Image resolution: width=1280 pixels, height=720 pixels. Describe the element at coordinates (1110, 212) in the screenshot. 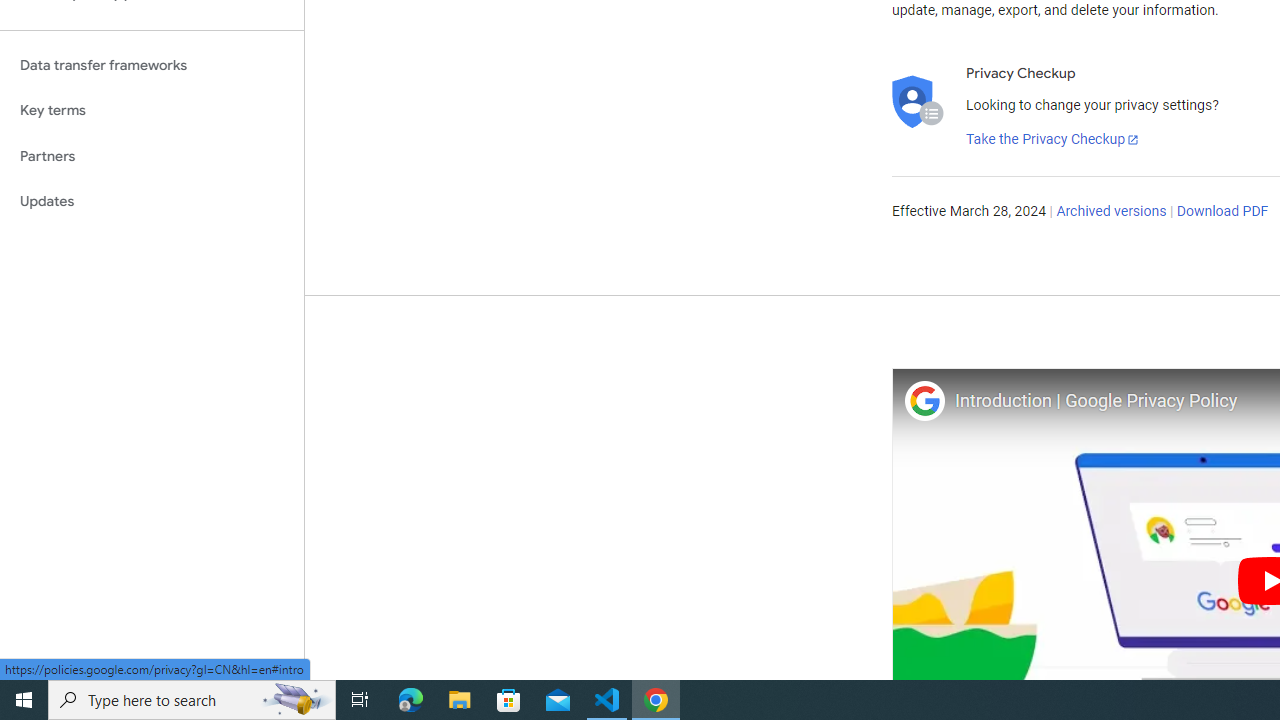

I see `'Archived versions'` at that location.